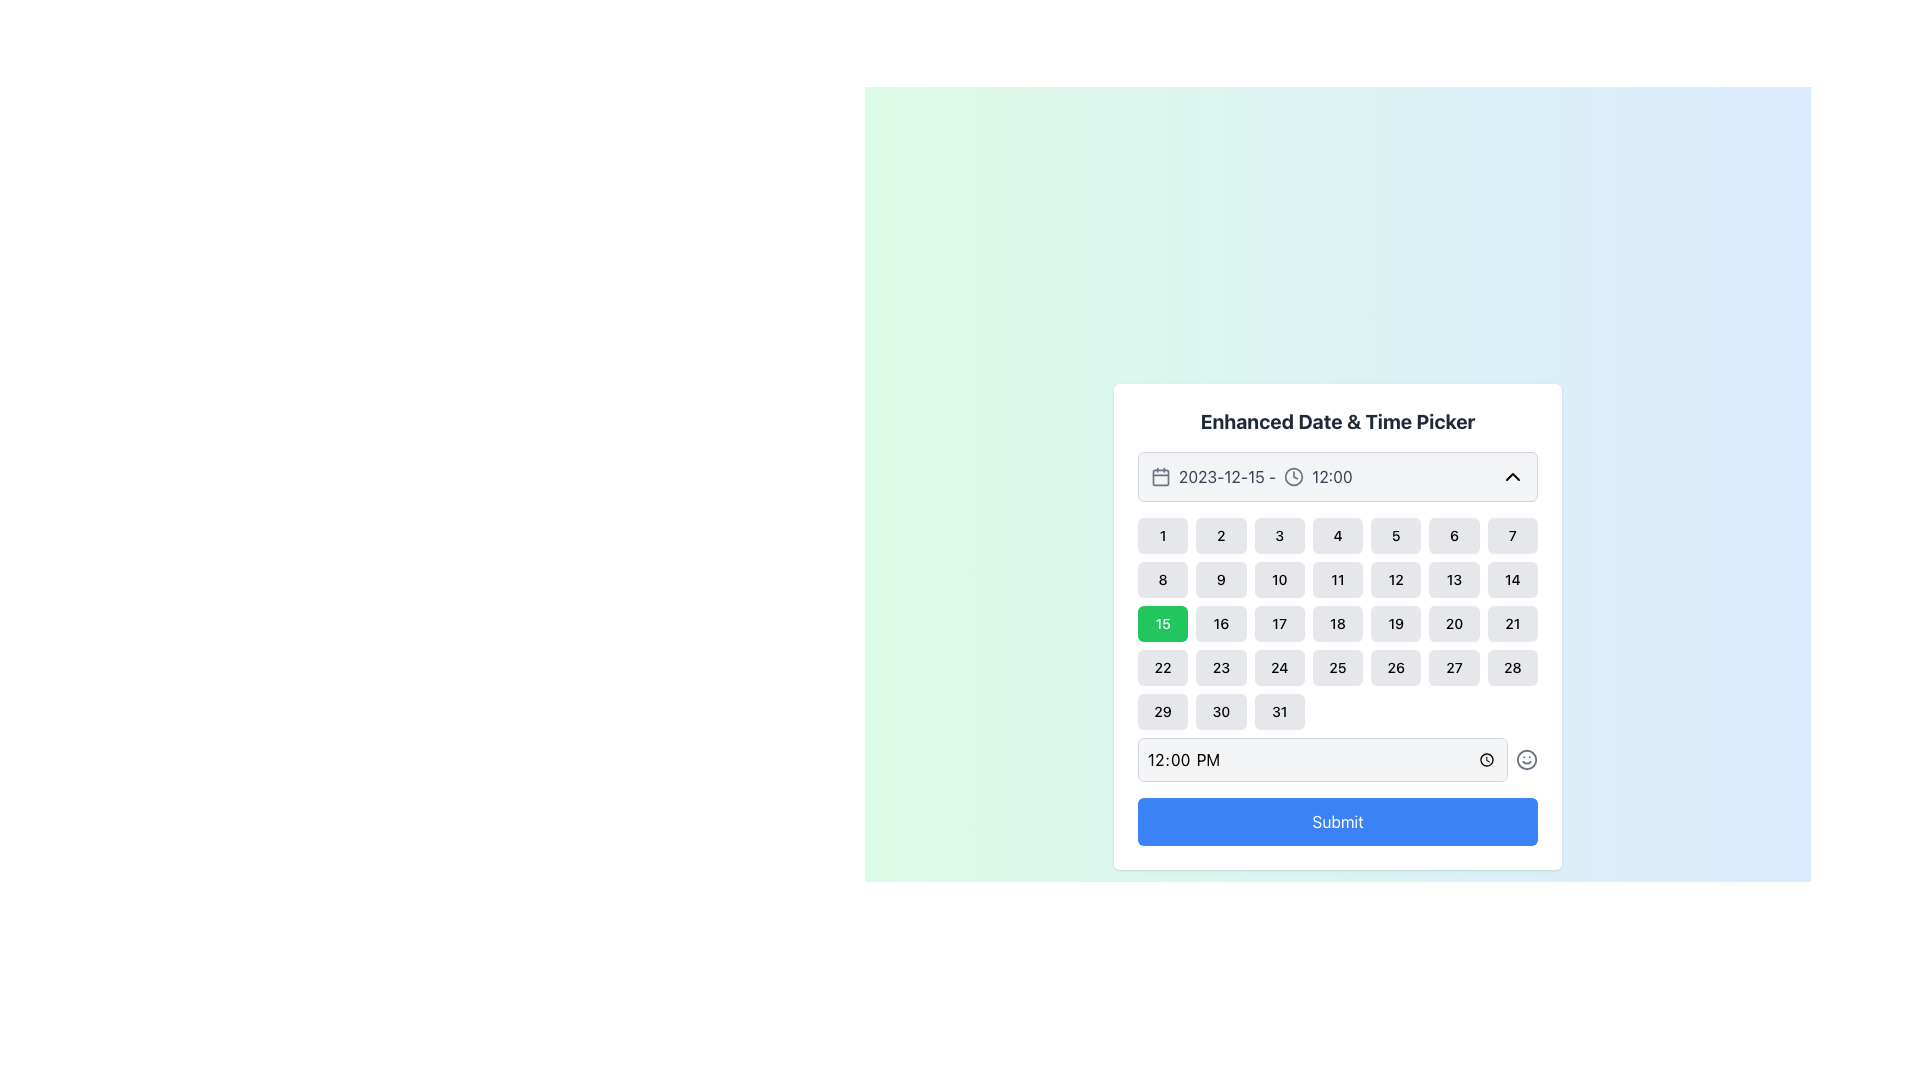 Image resolution: width=1920 pixels, height=1080 pixels. Describe the element at coordinates (1278, 667) in the screenshot. I see `the rectangular button displaying the number '24' in black text, located in the fourth row and third column of the date picker UI grid` at that location.